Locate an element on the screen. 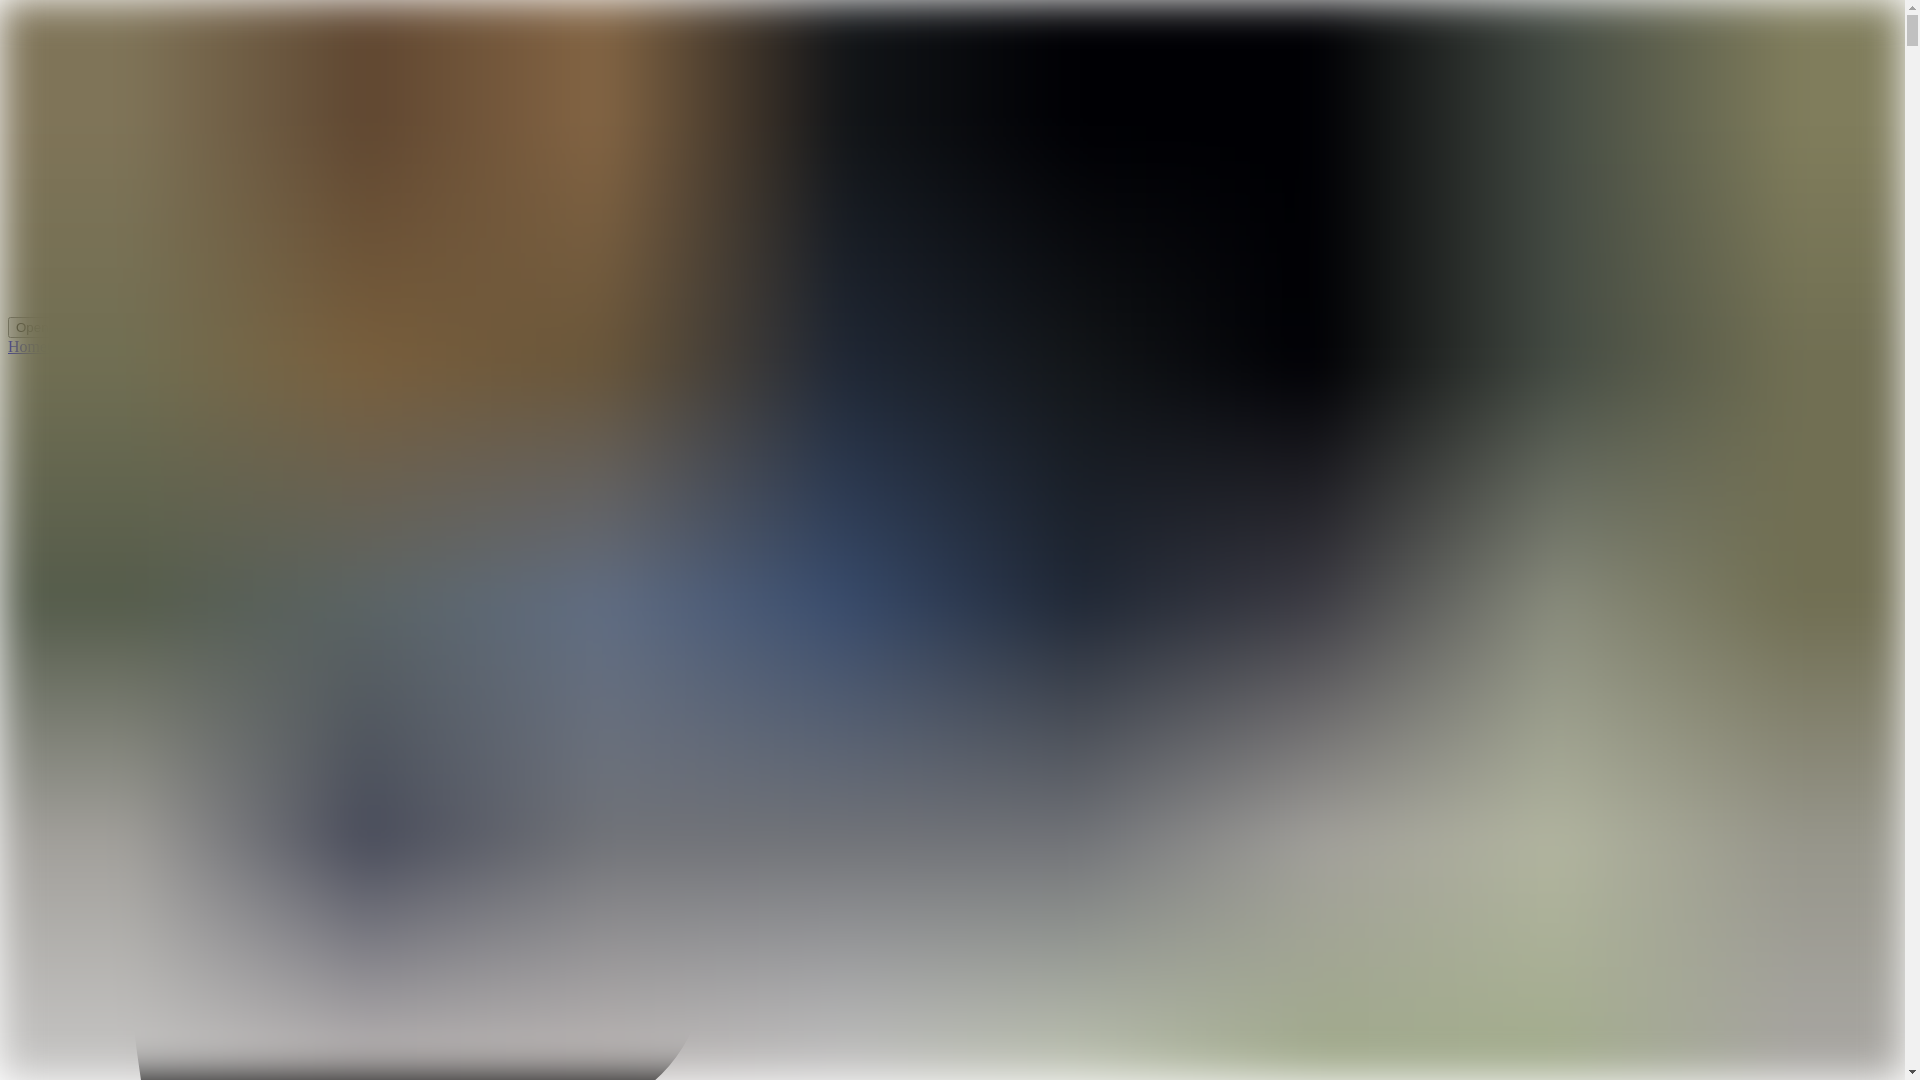 This screenshot has width=1920, height=1080. 'Home' is located at coordinates (8, 345).